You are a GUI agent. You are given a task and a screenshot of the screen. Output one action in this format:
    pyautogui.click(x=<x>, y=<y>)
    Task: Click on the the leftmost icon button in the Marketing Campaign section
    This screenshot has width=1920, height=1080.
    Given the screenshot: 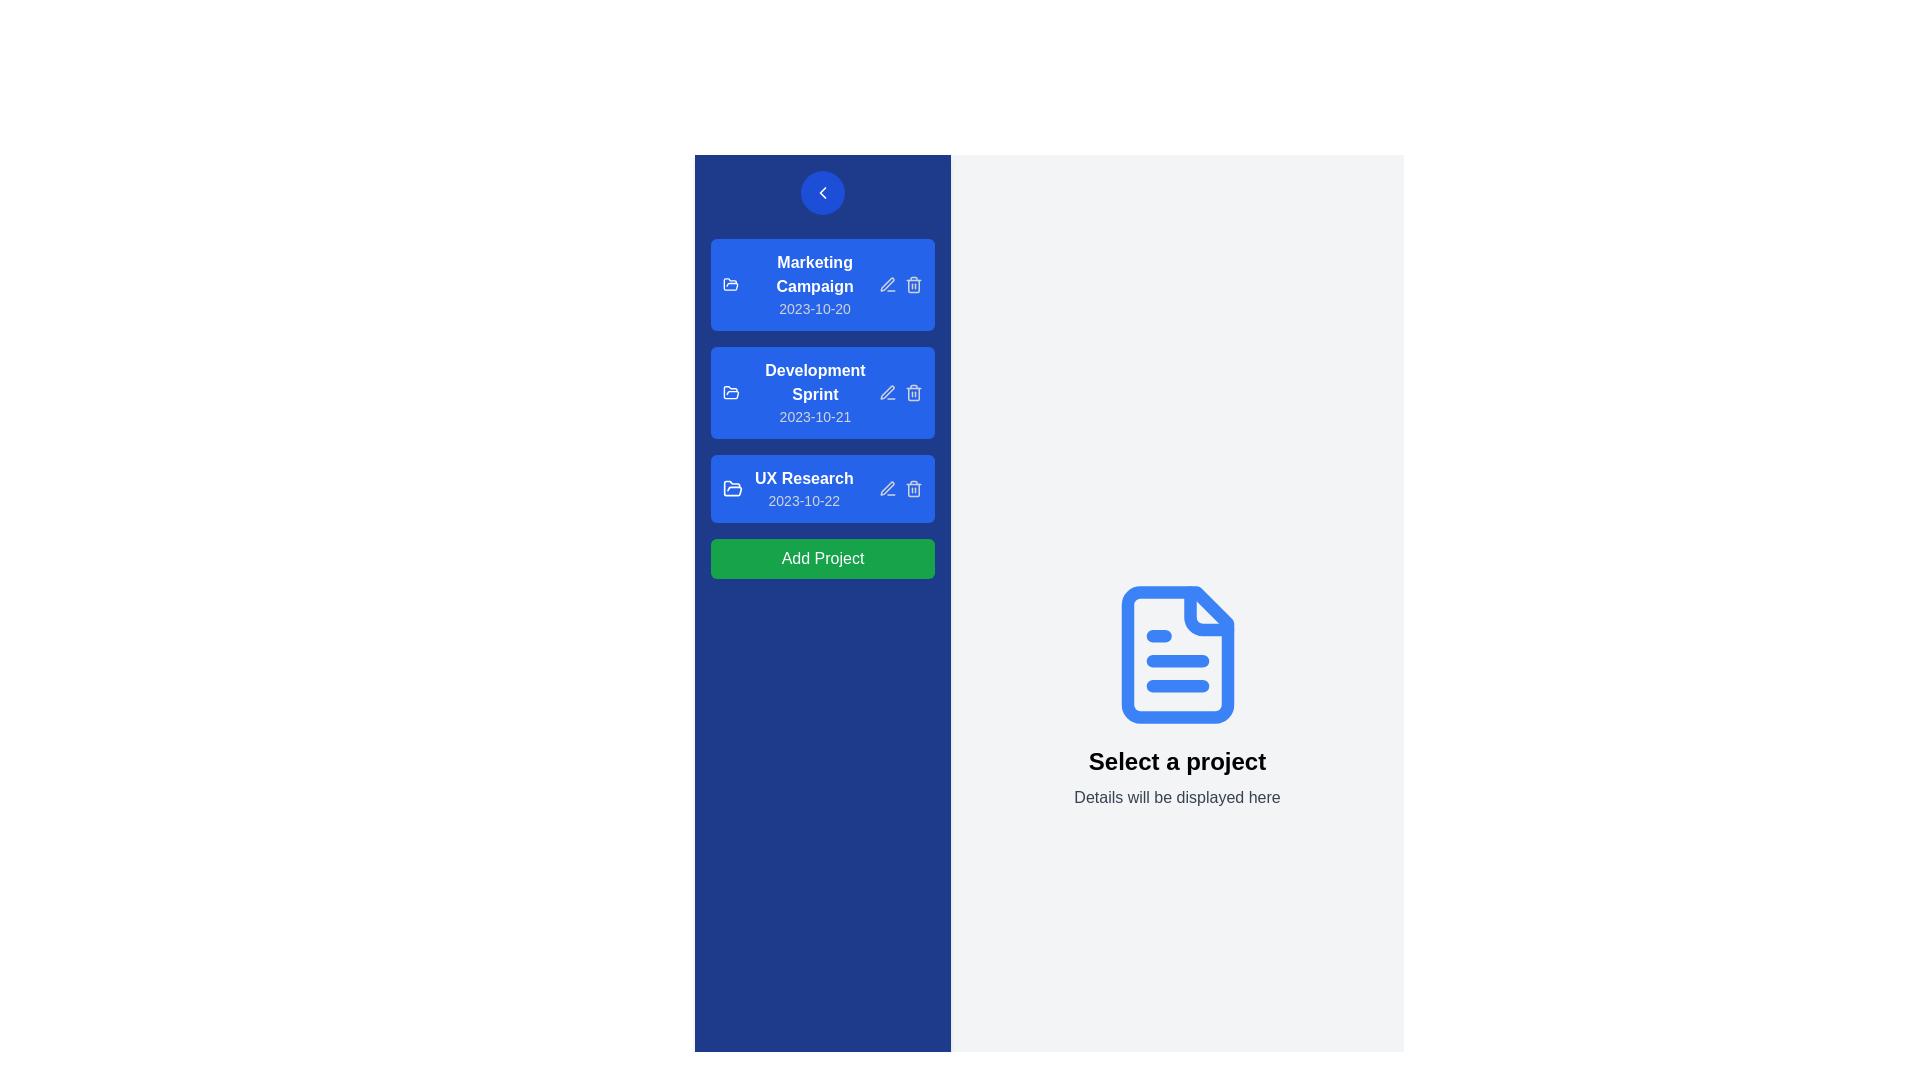 What is the action you would take?
    pyautogui.click(x=887, y=285)
    